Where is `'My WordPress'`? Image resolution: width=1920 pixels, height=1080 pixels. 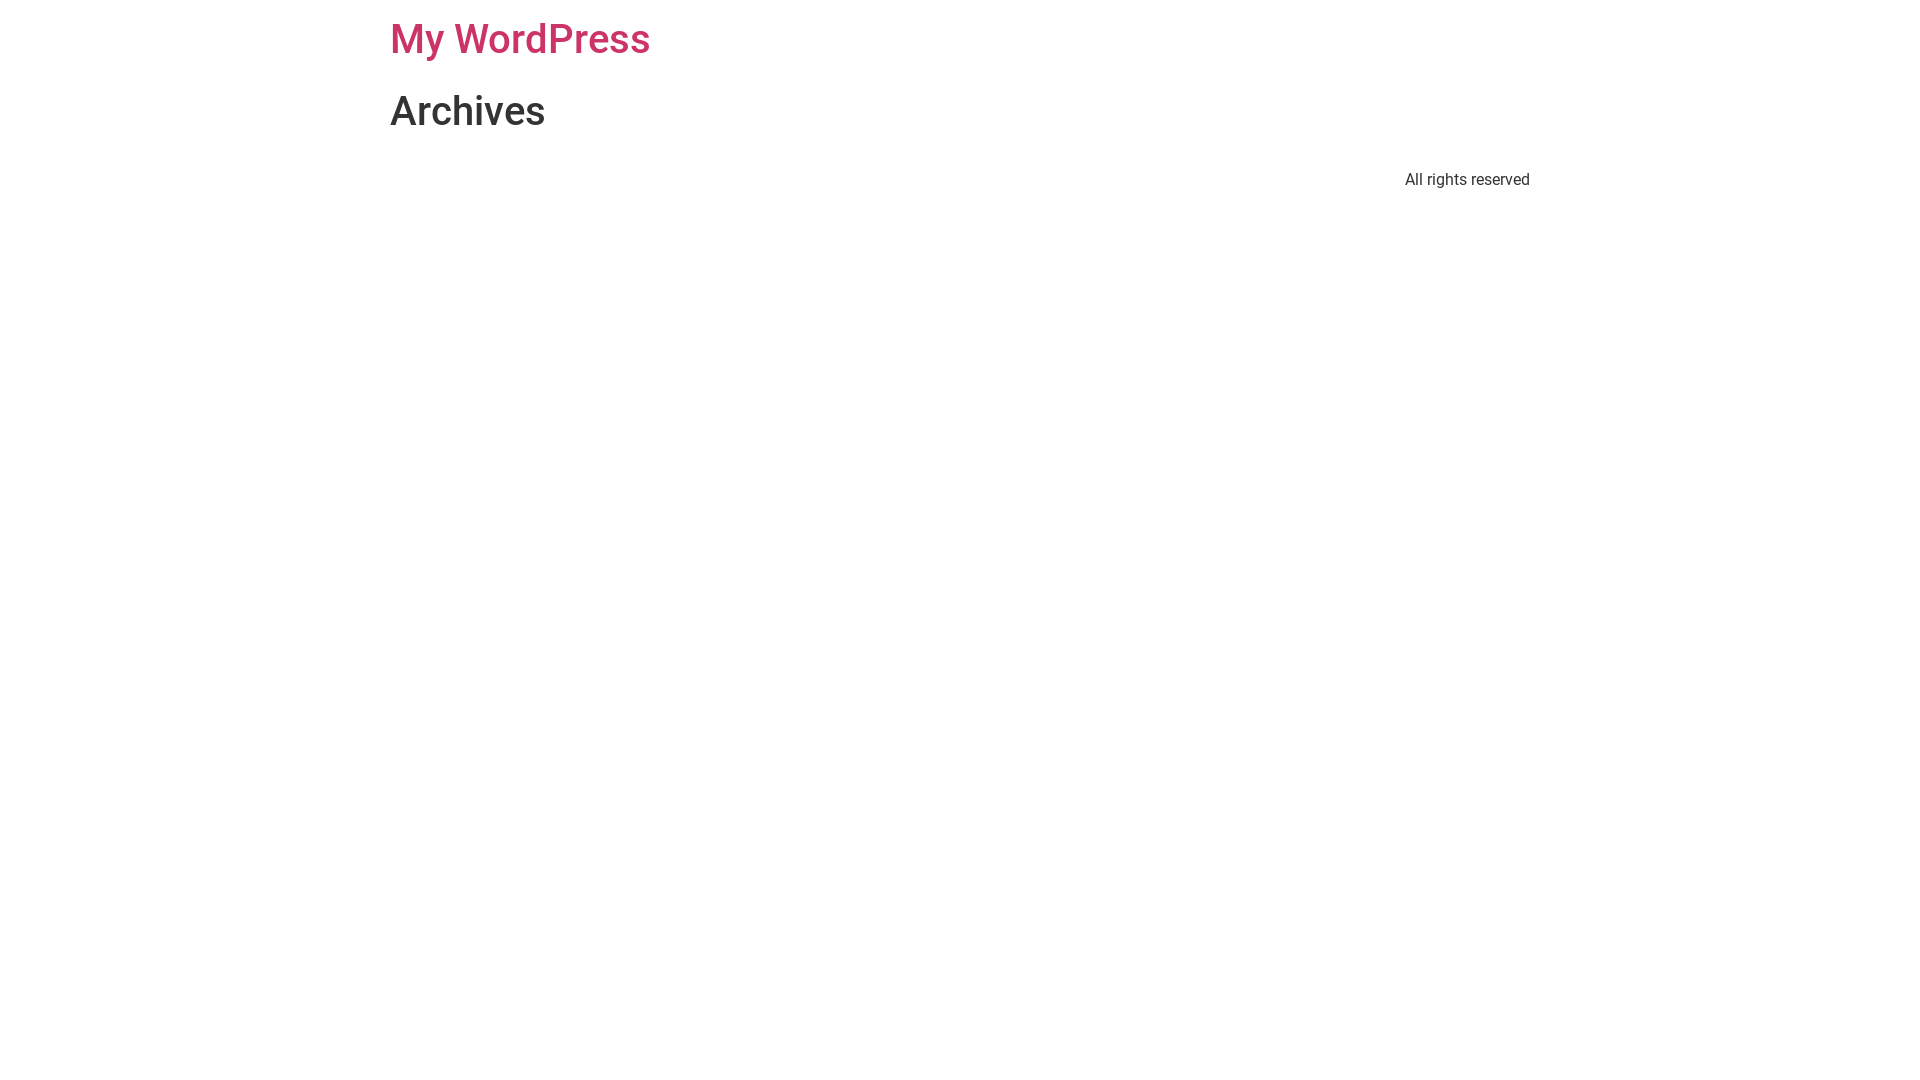
'My WordPress' is located at coordinates (520, 39).